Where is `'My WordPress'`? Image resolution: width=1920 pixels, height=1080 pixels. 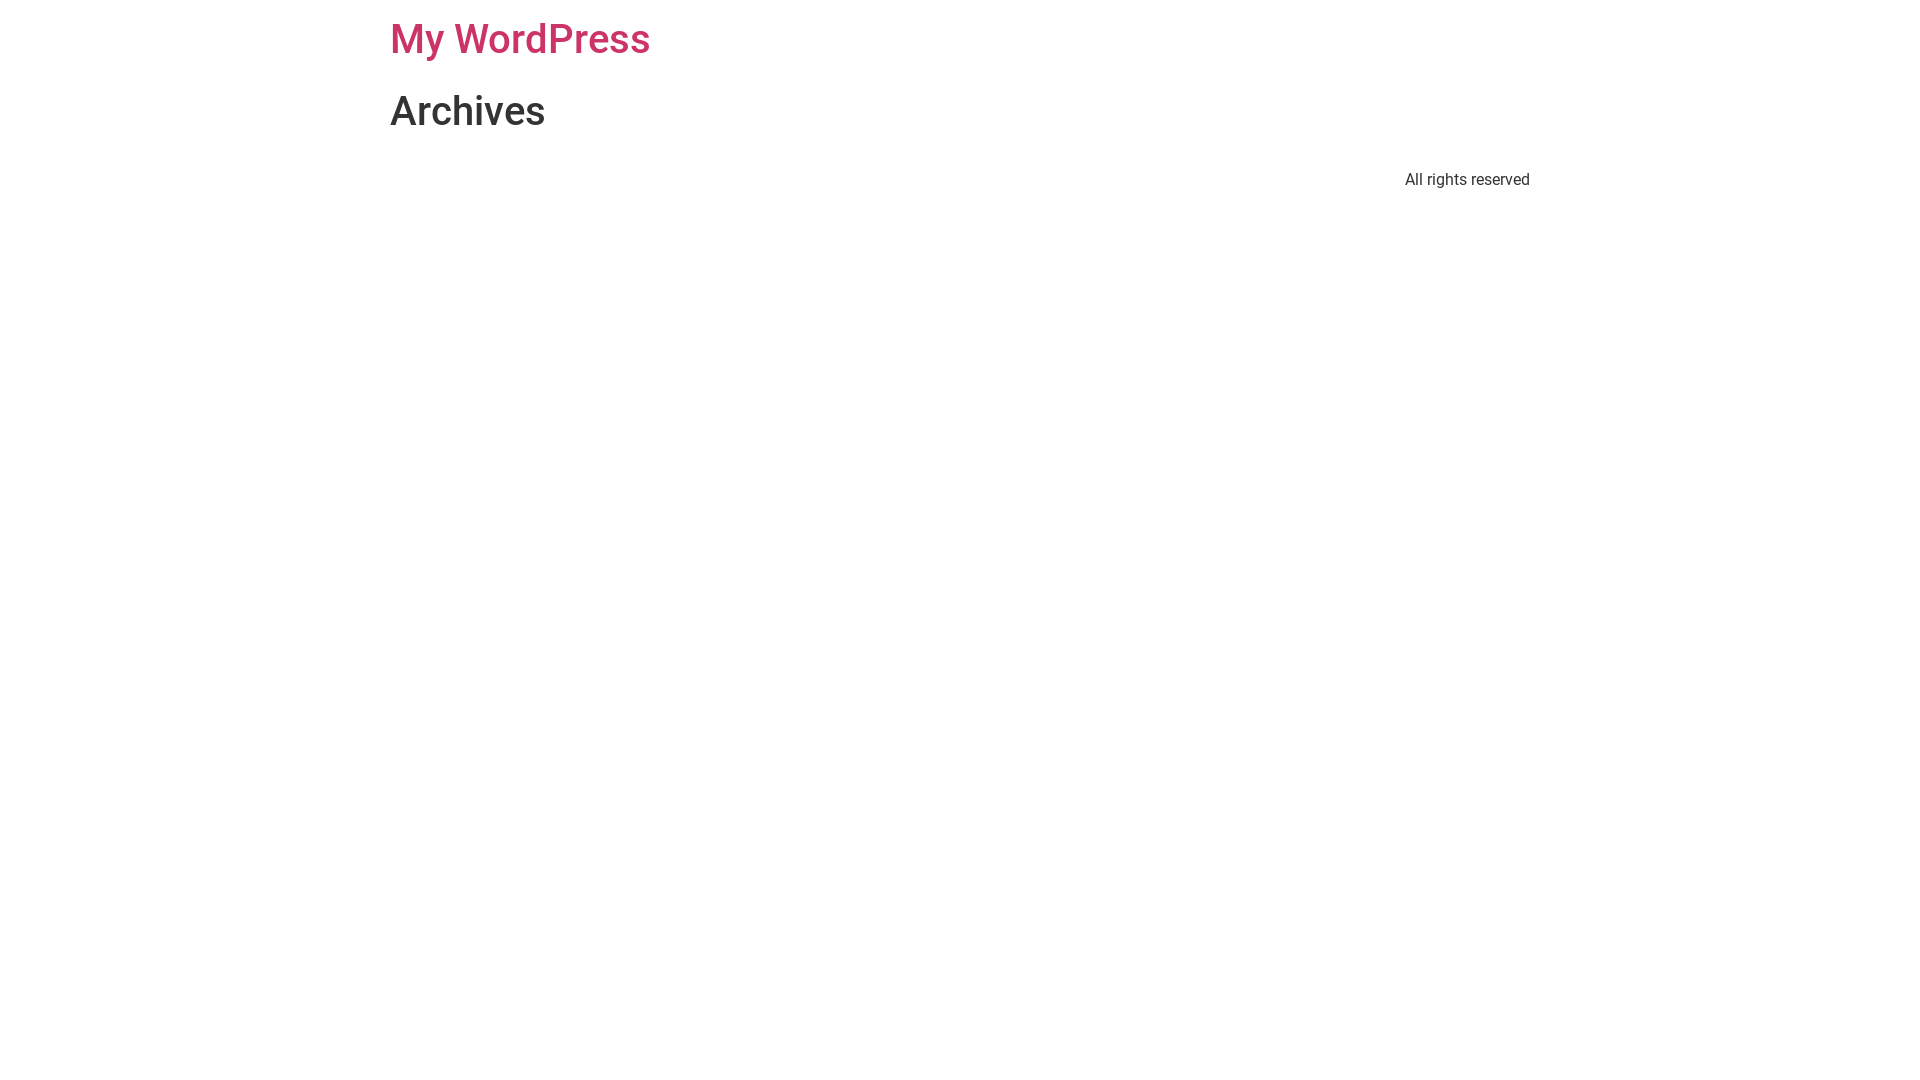
'My WordPress' is located at coordinates (520, 39).